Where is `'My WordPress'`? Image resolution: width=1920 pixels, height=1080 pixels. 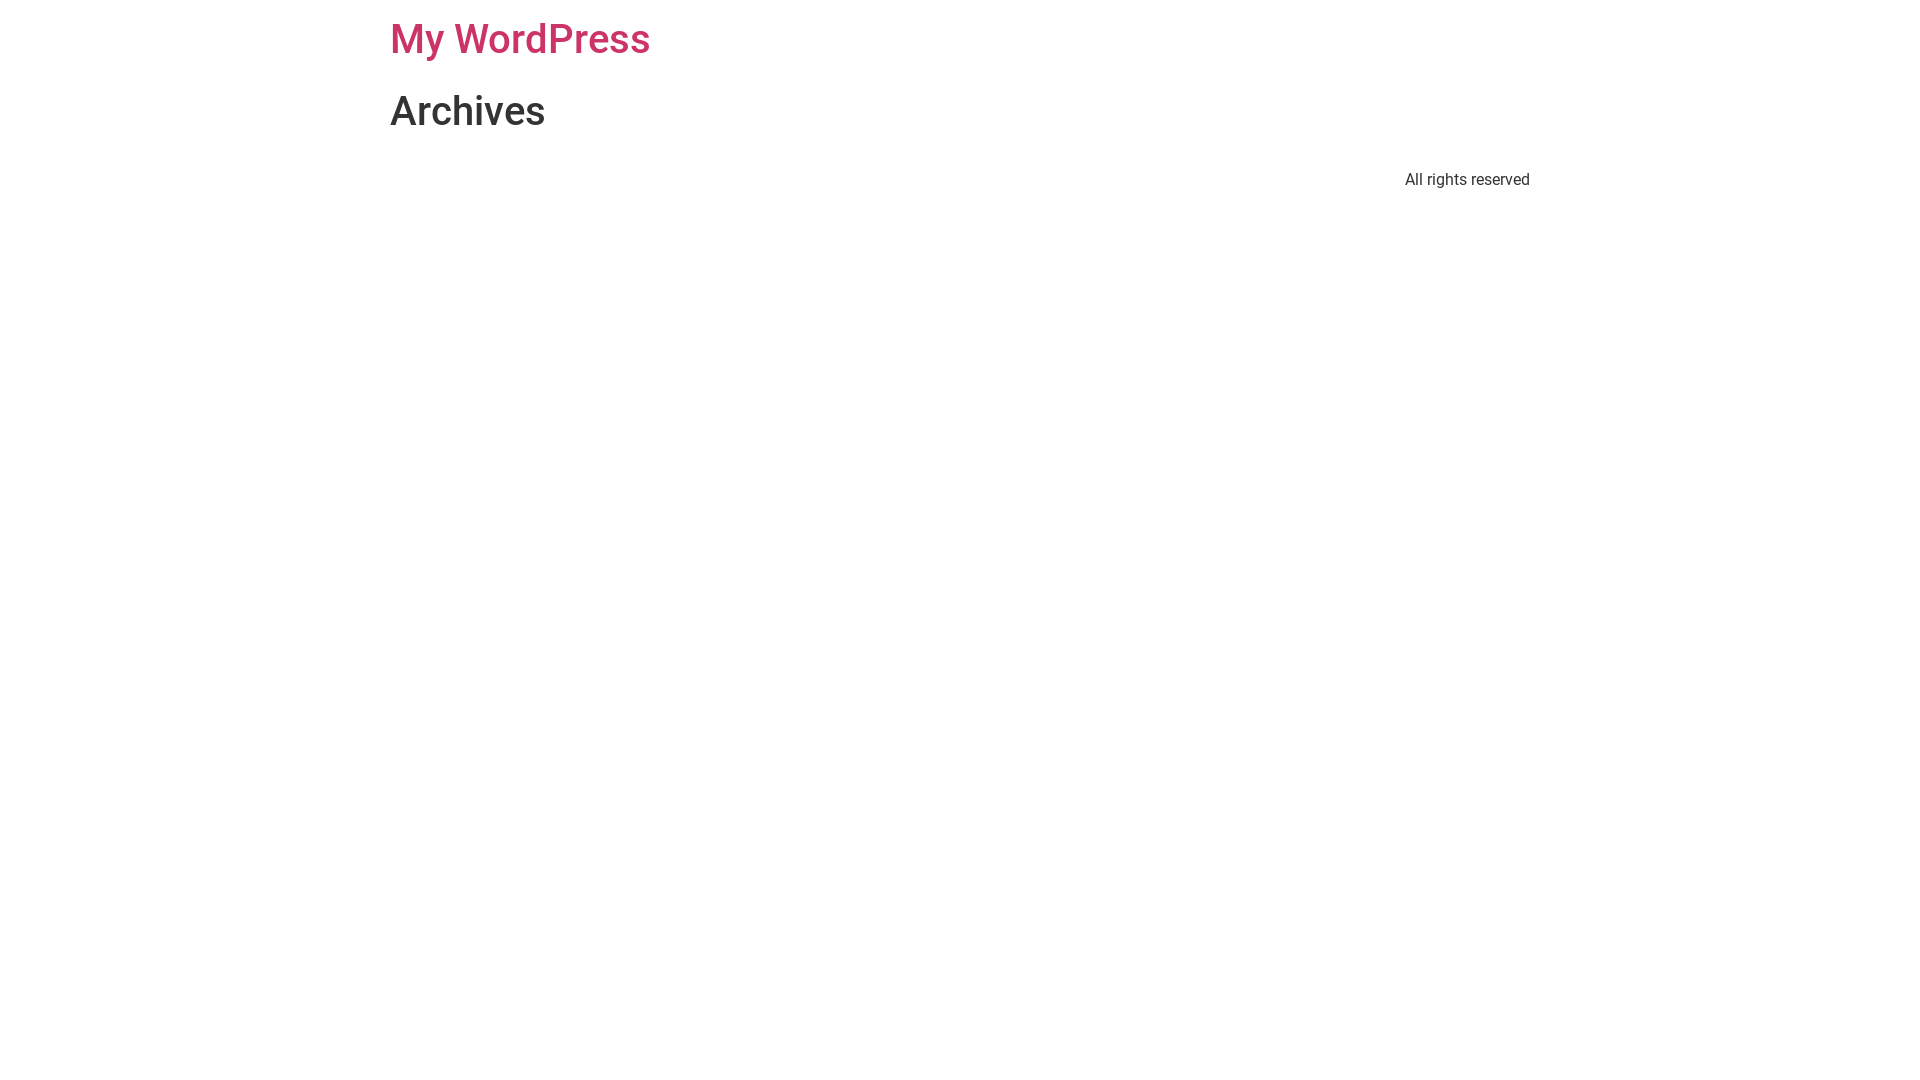
'My WordPress' is located at coordinates (520, 39).